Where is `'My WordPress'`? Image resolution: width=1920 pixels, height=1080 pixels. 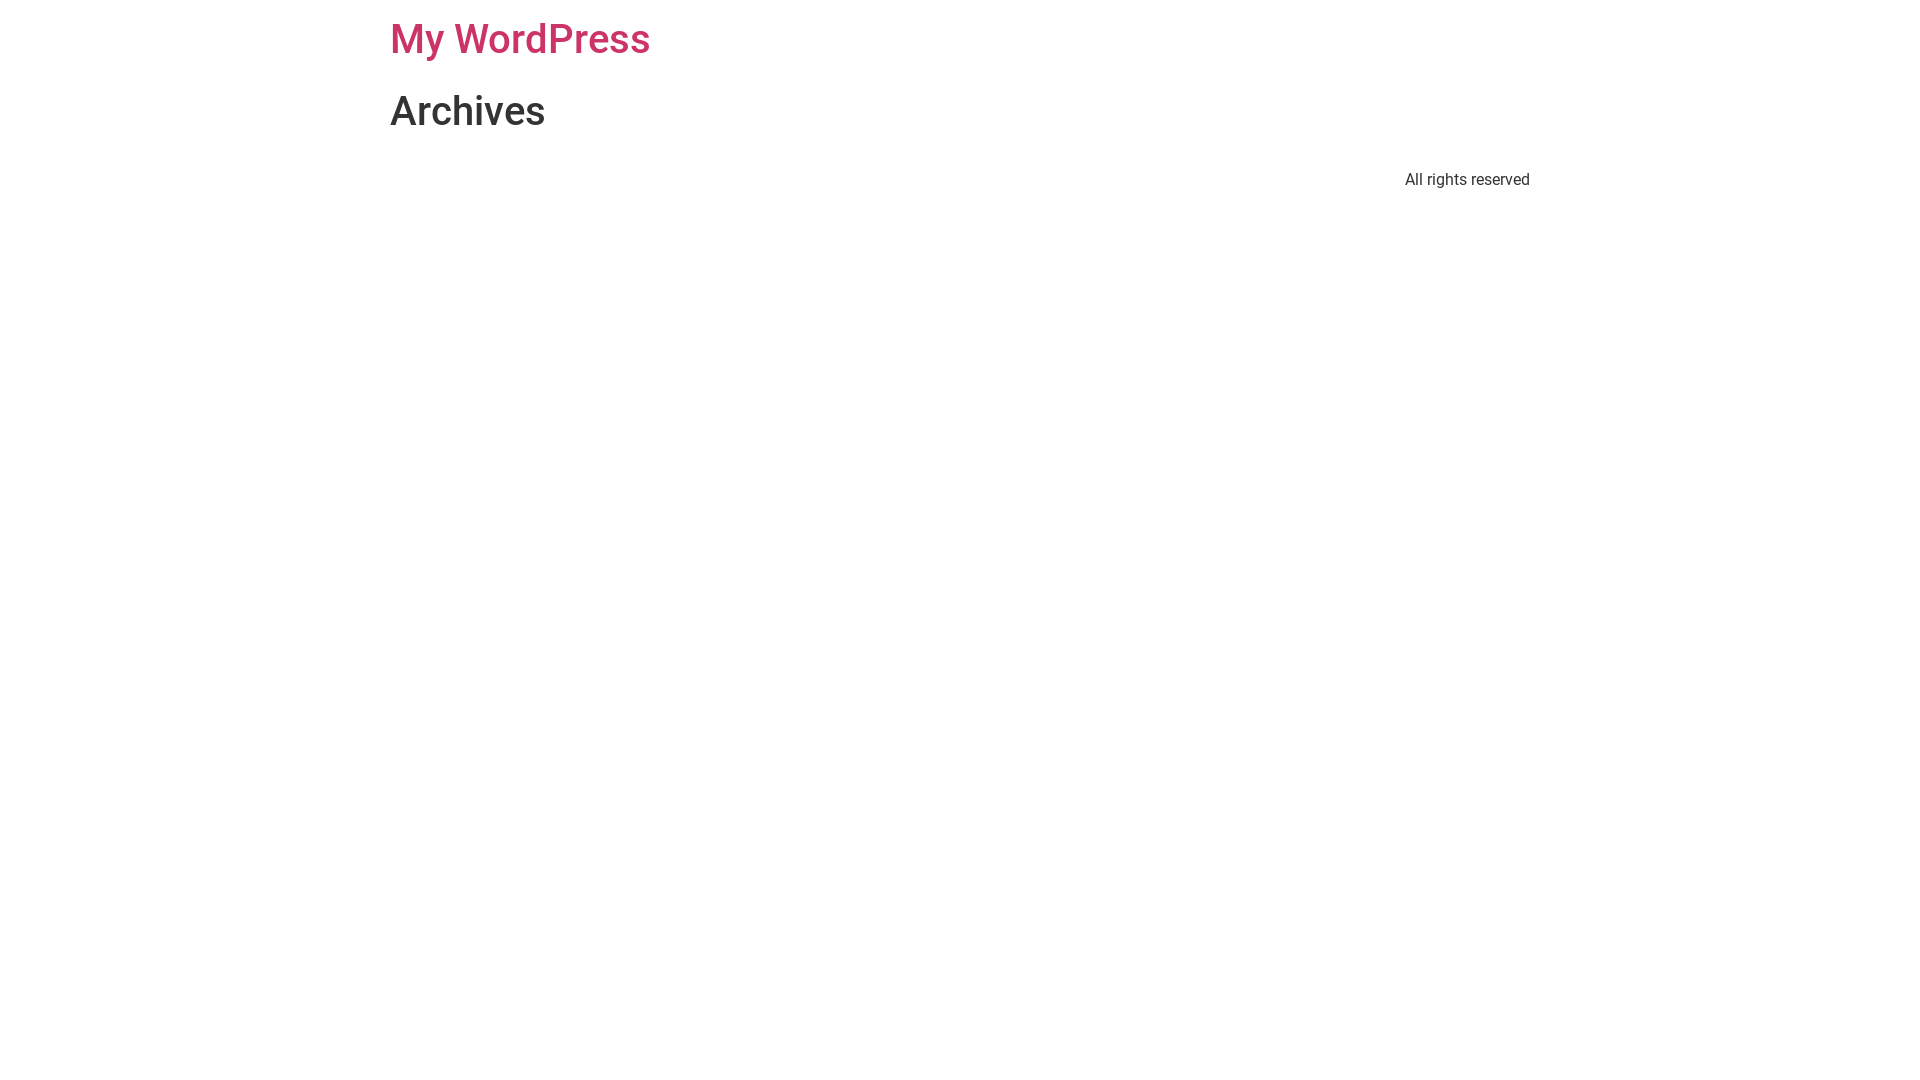
'My WordPress' is located at coordinates (520, 39).